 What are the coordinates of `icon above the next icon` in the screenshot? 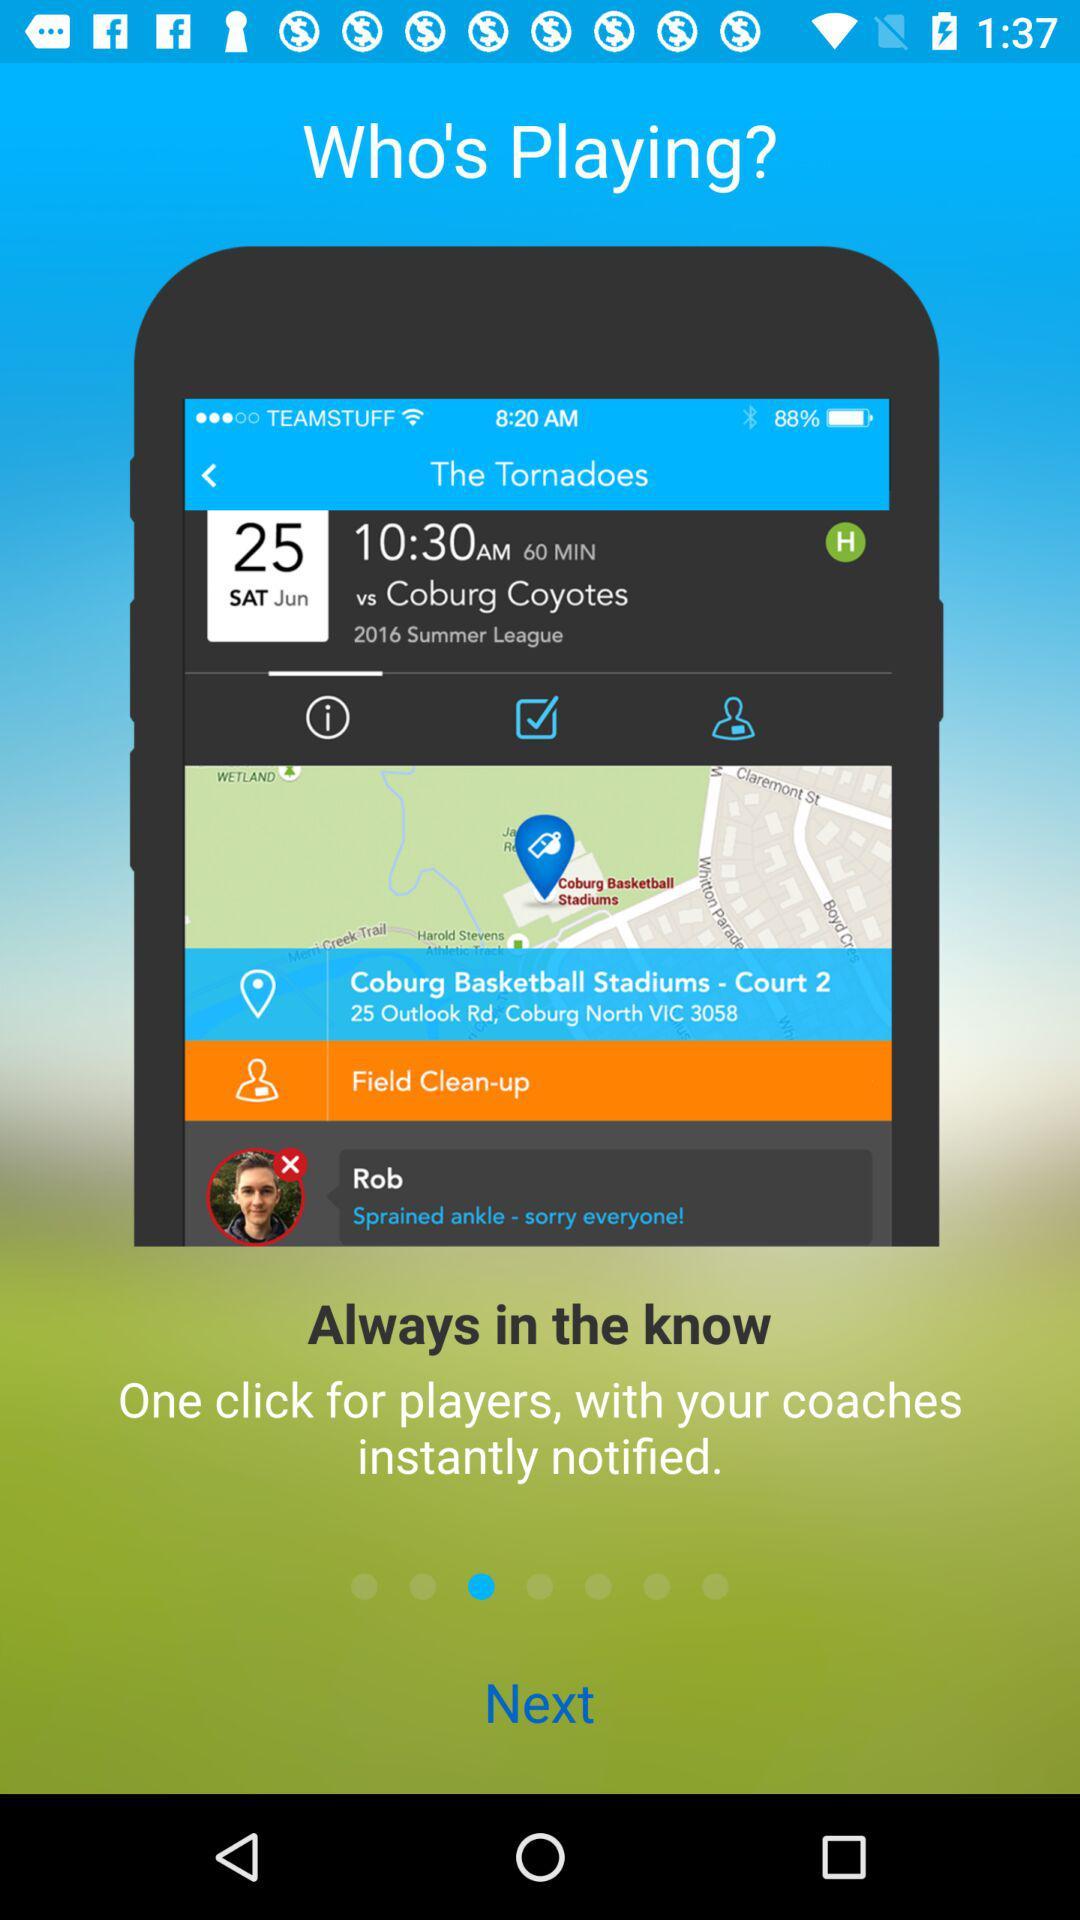 It's located at (364, 1585).